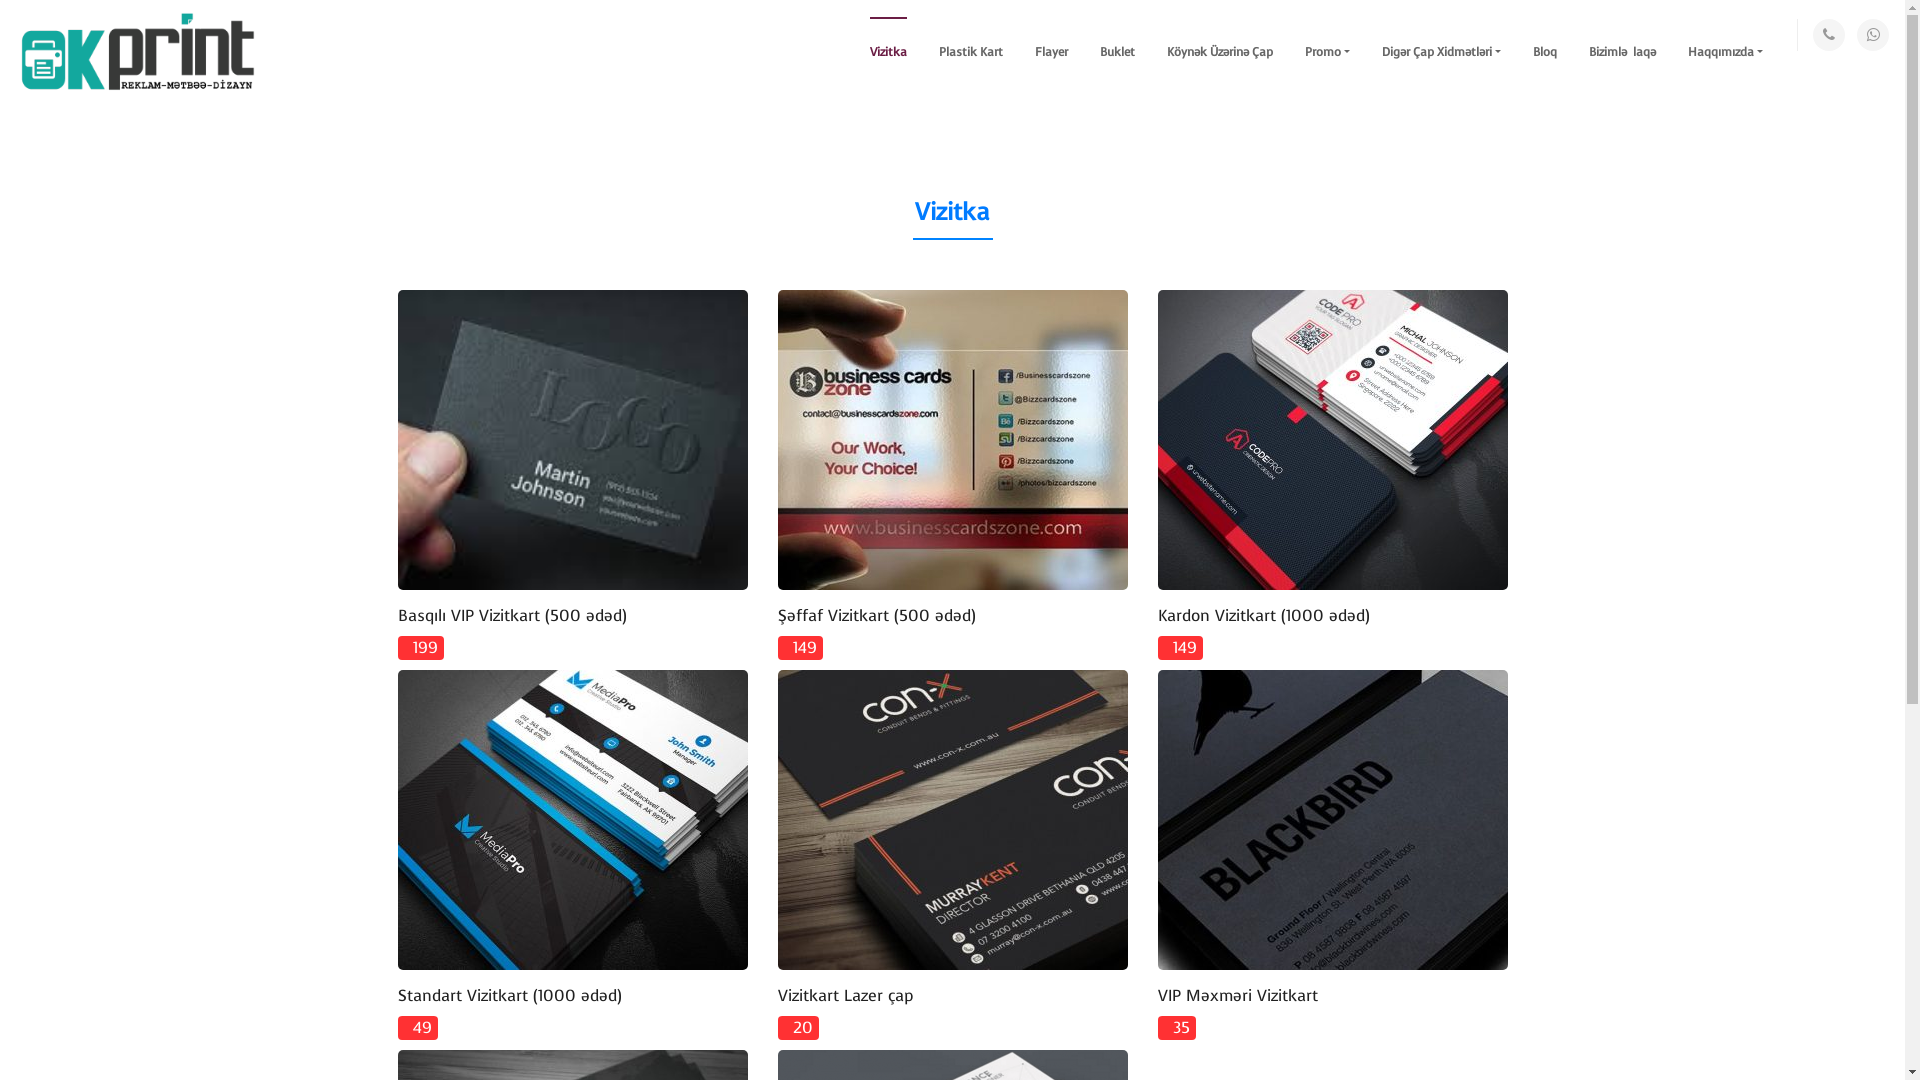 Image resolution: width=1920 pixels, height=1080 pixels. What do you see at coordinates (1116, 50) in the screenshot?
I see `'Buklet'` at bounding box center [1116, 50].